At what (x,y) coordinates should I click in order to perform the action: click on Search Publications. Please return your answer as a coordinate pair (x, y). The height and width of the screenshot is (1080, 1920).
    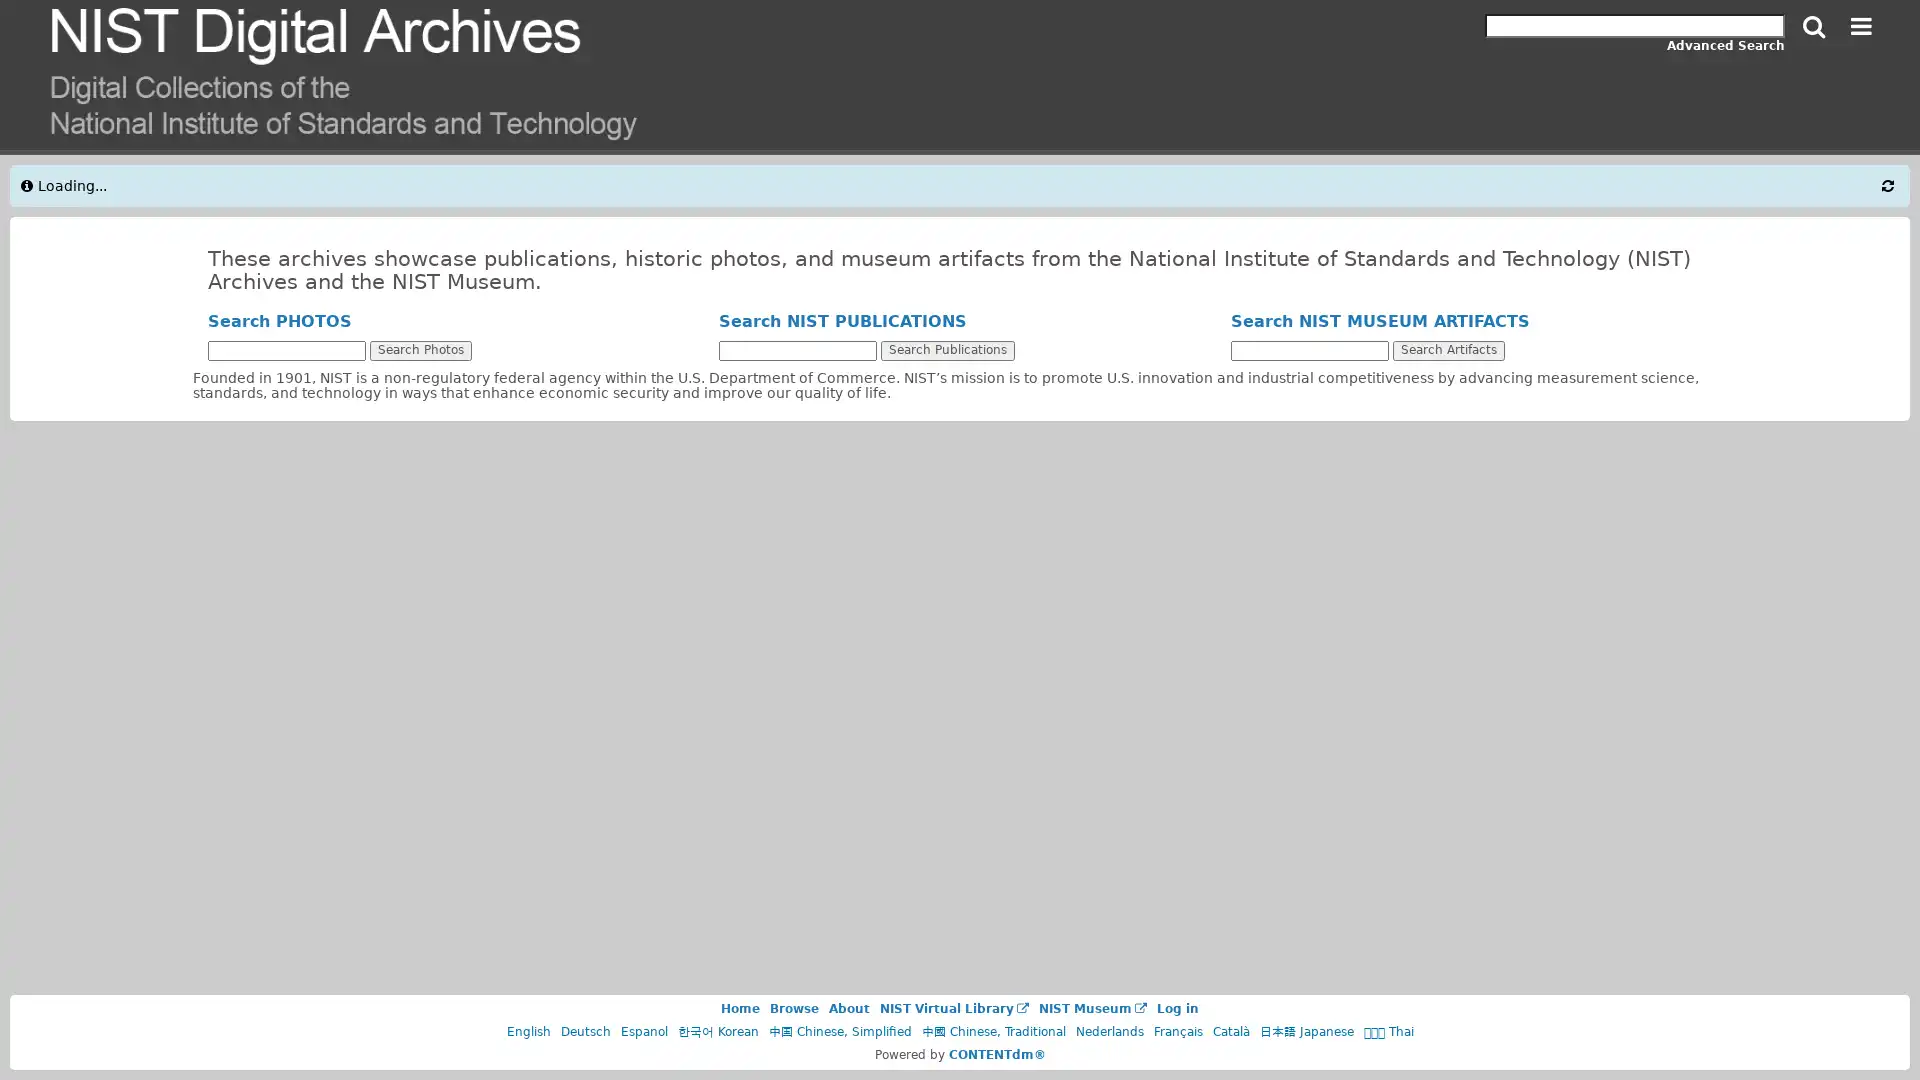
    Looking at the image, I should click on (947, 297).